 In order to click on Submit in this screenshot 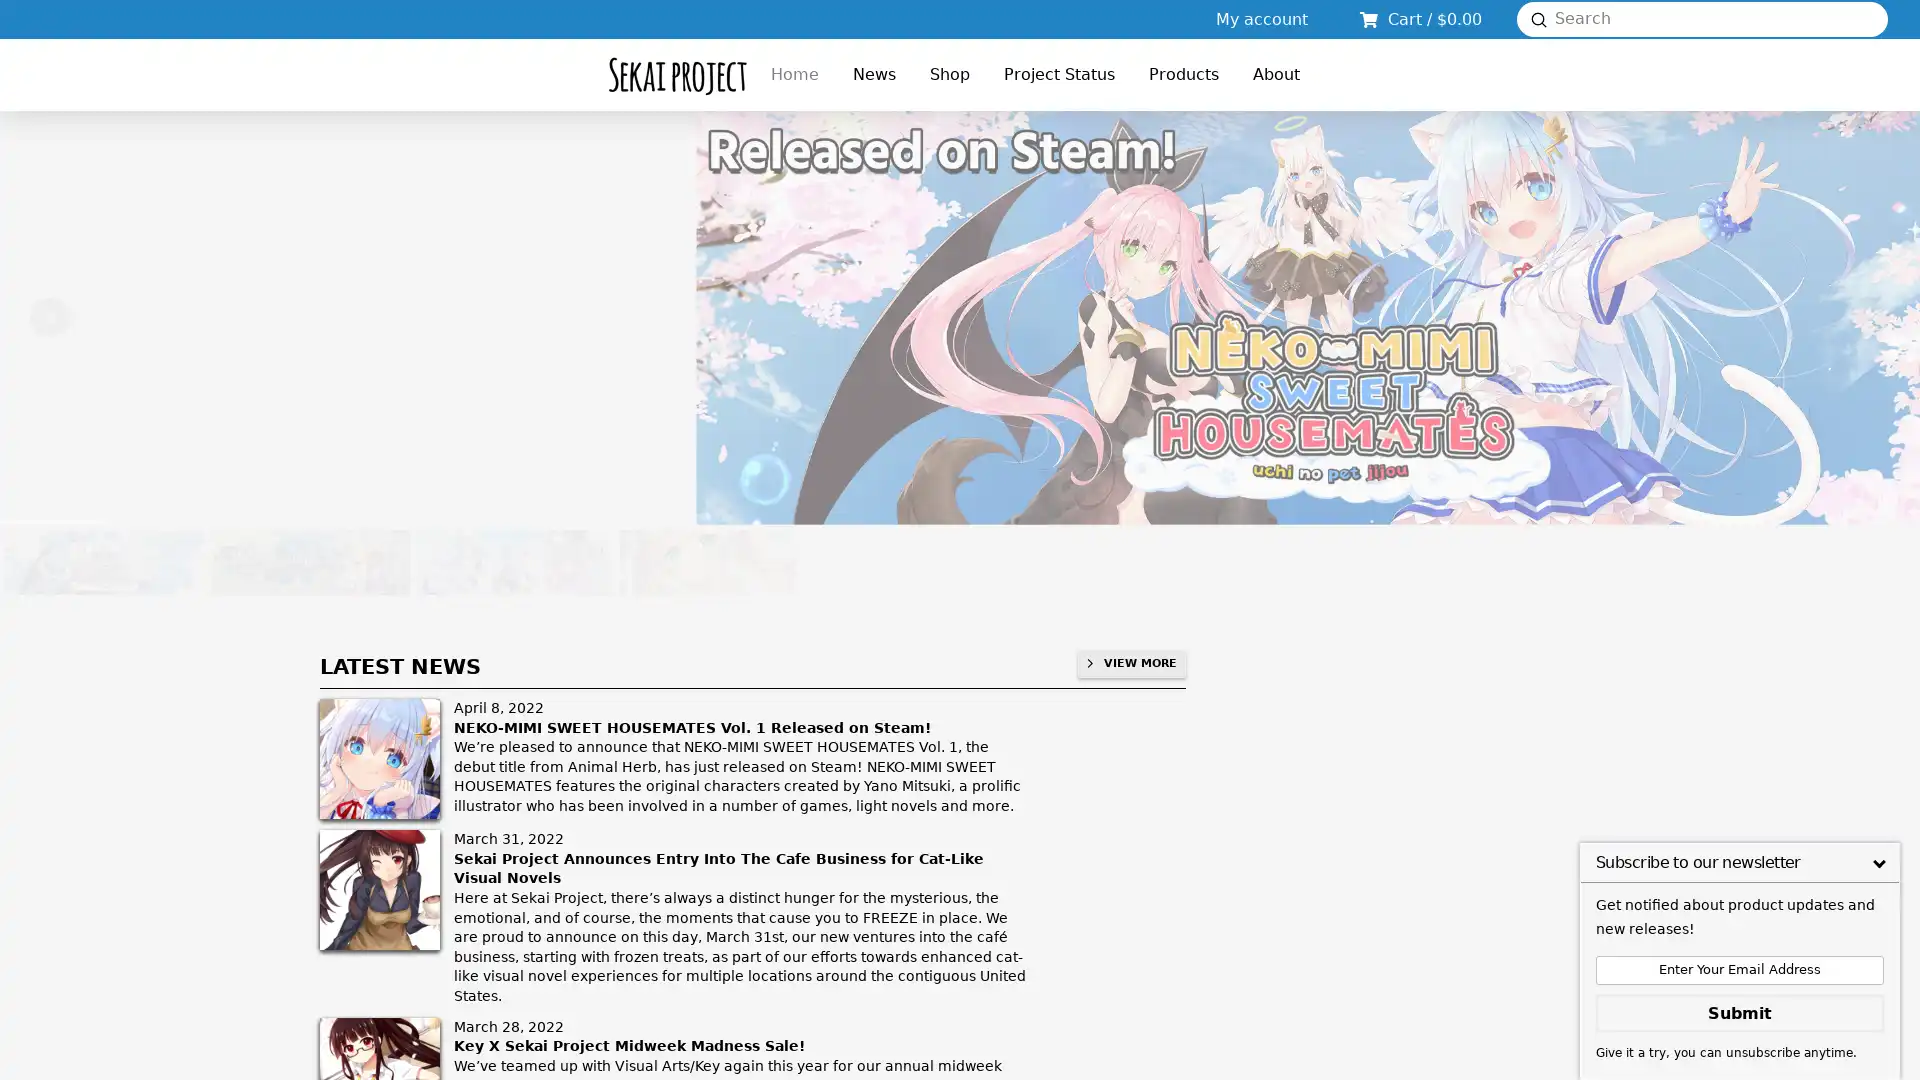, I will do `click(1538, 19)`.